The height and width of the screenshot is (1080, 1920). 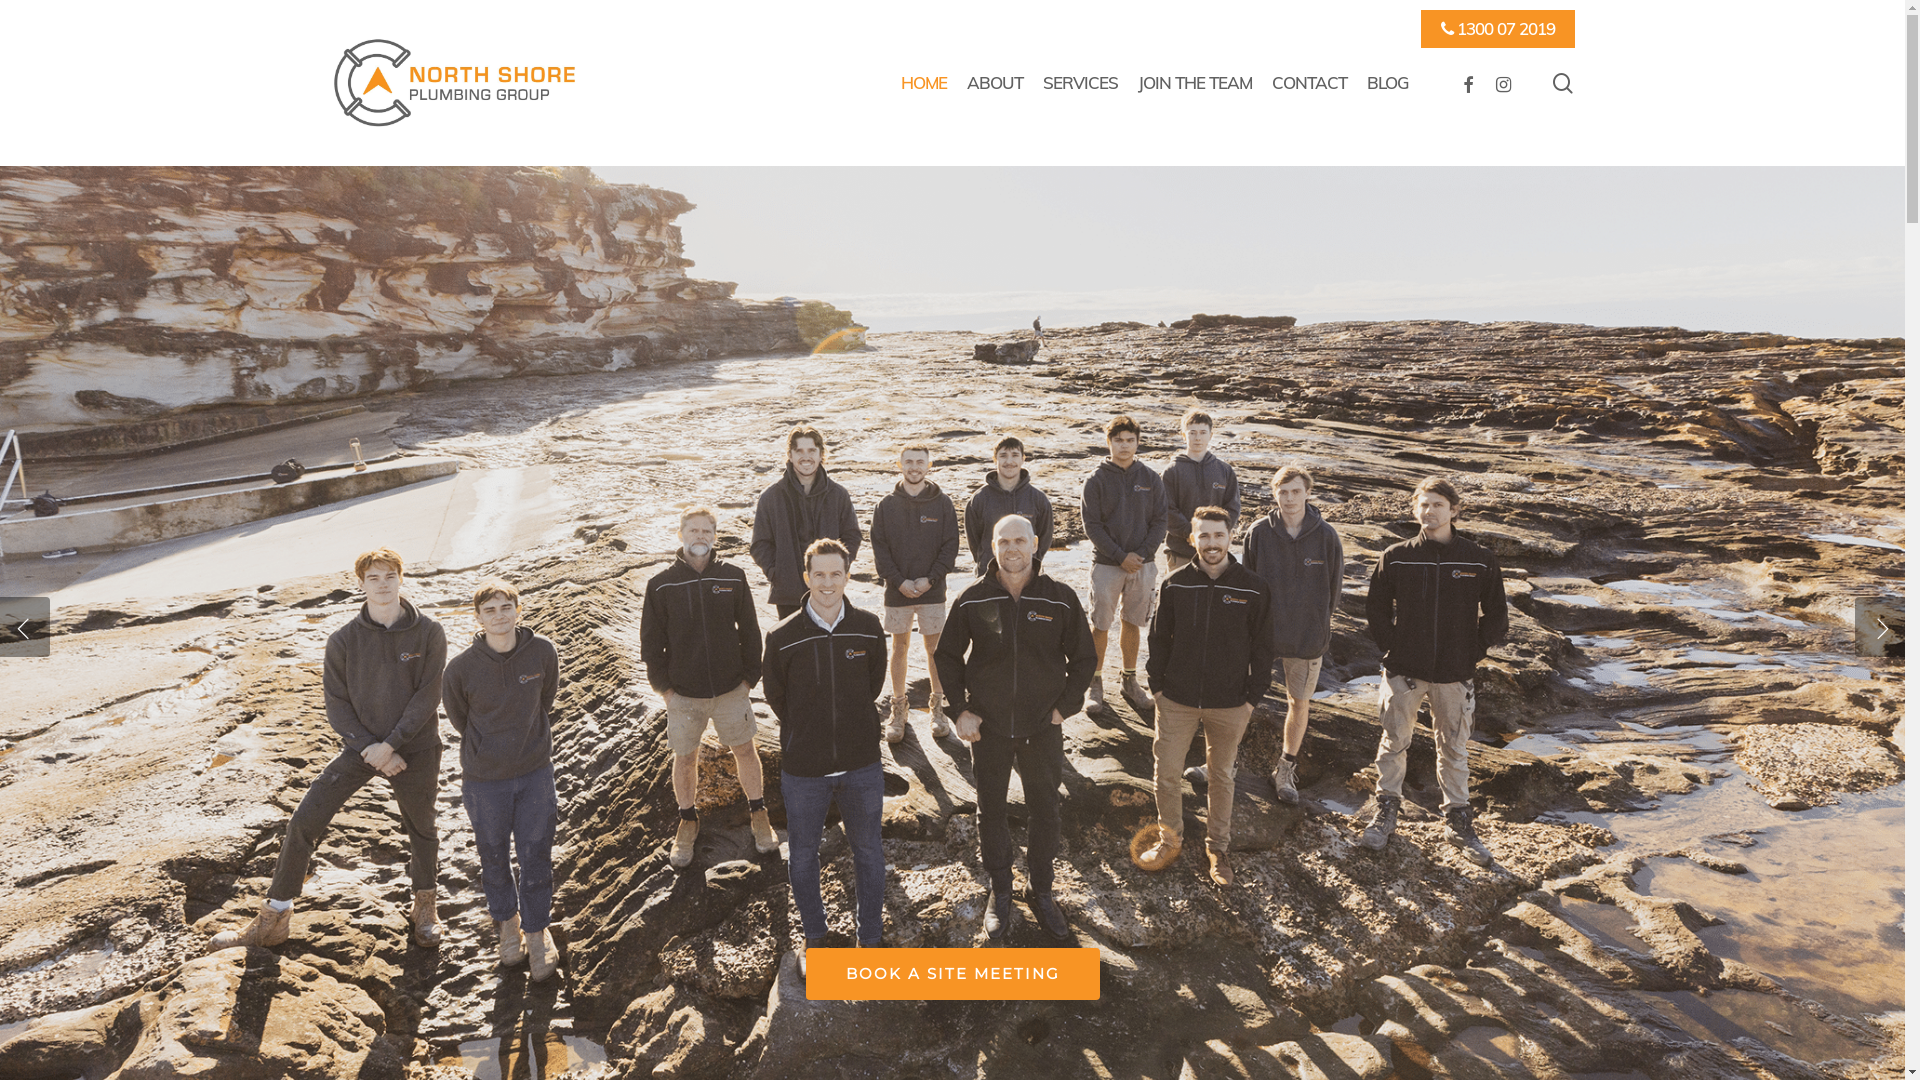 What do you see at coordinates (1502, 82) in the screenshot?
I see `'instagram'` at bounding box center [1502, 82].